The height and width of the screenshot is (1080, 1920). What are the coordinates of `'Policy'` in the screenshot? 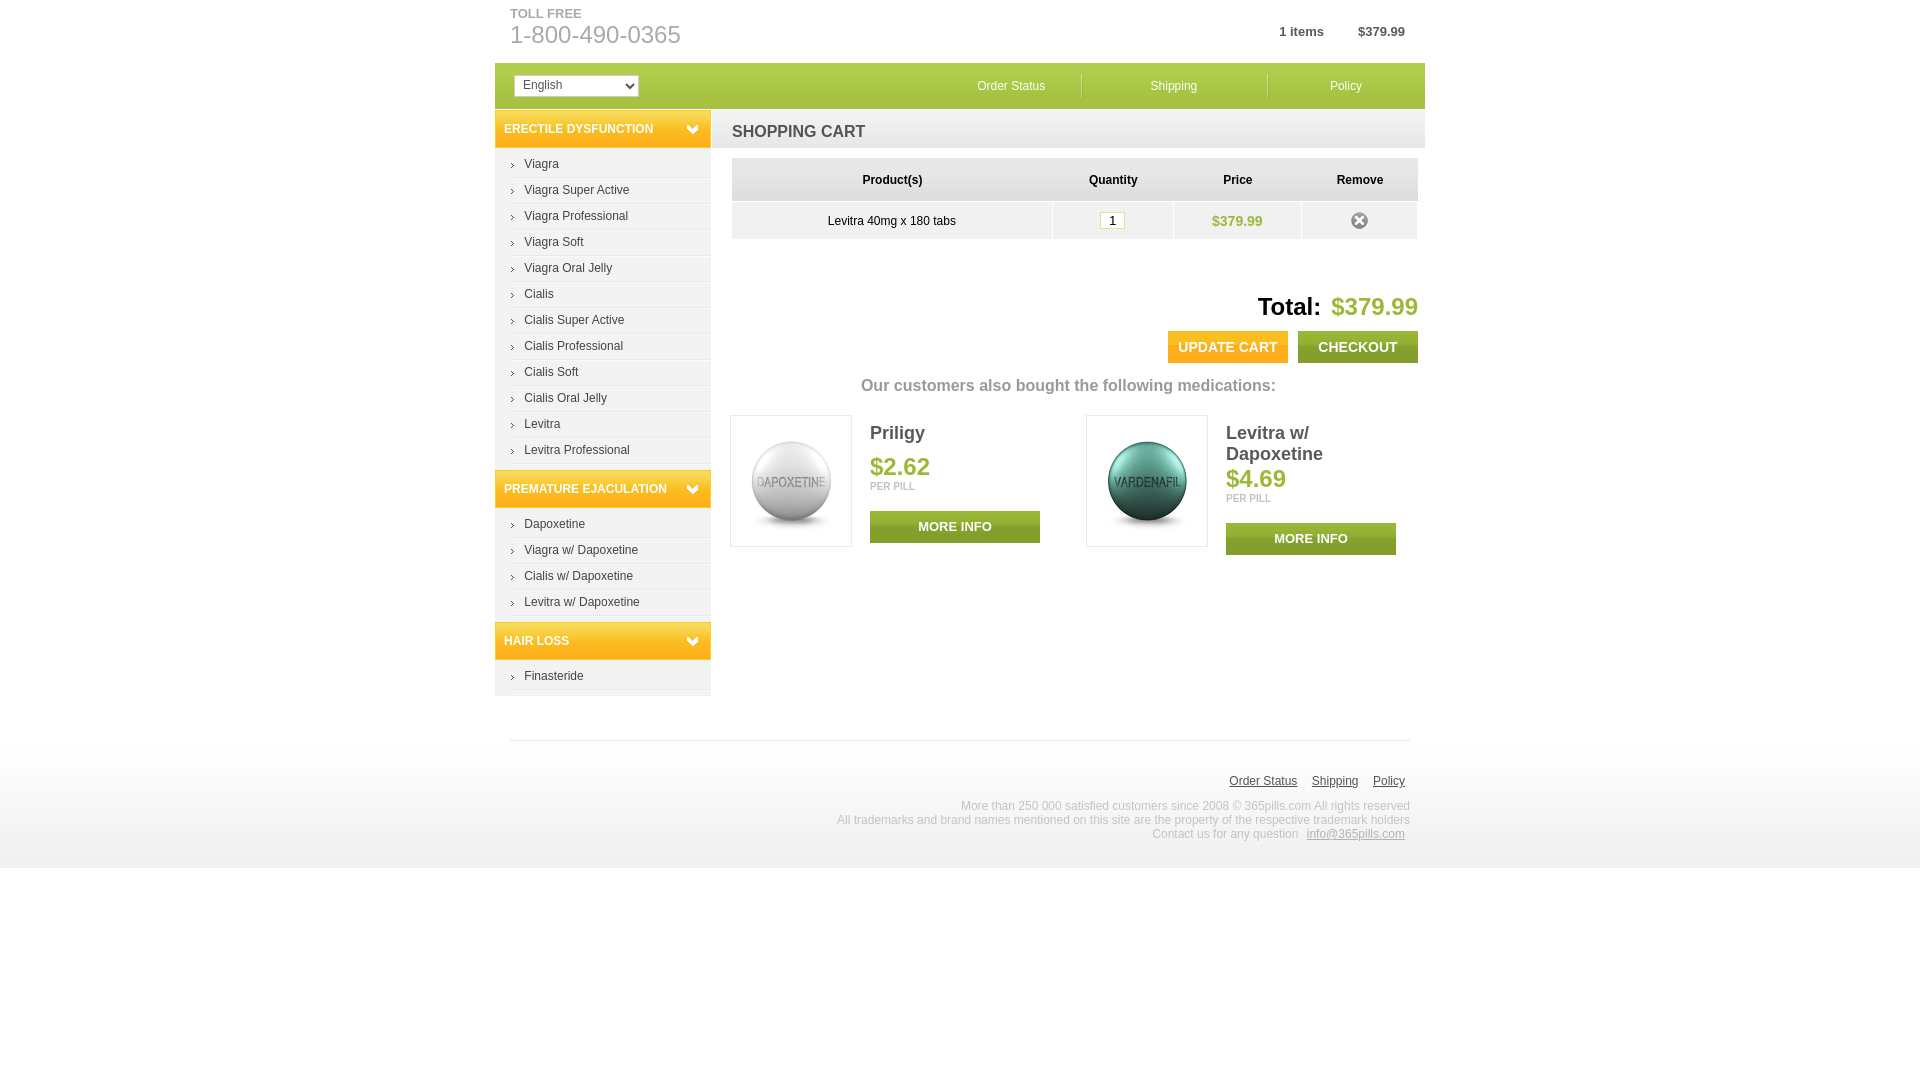 It's located at (1371, 779).